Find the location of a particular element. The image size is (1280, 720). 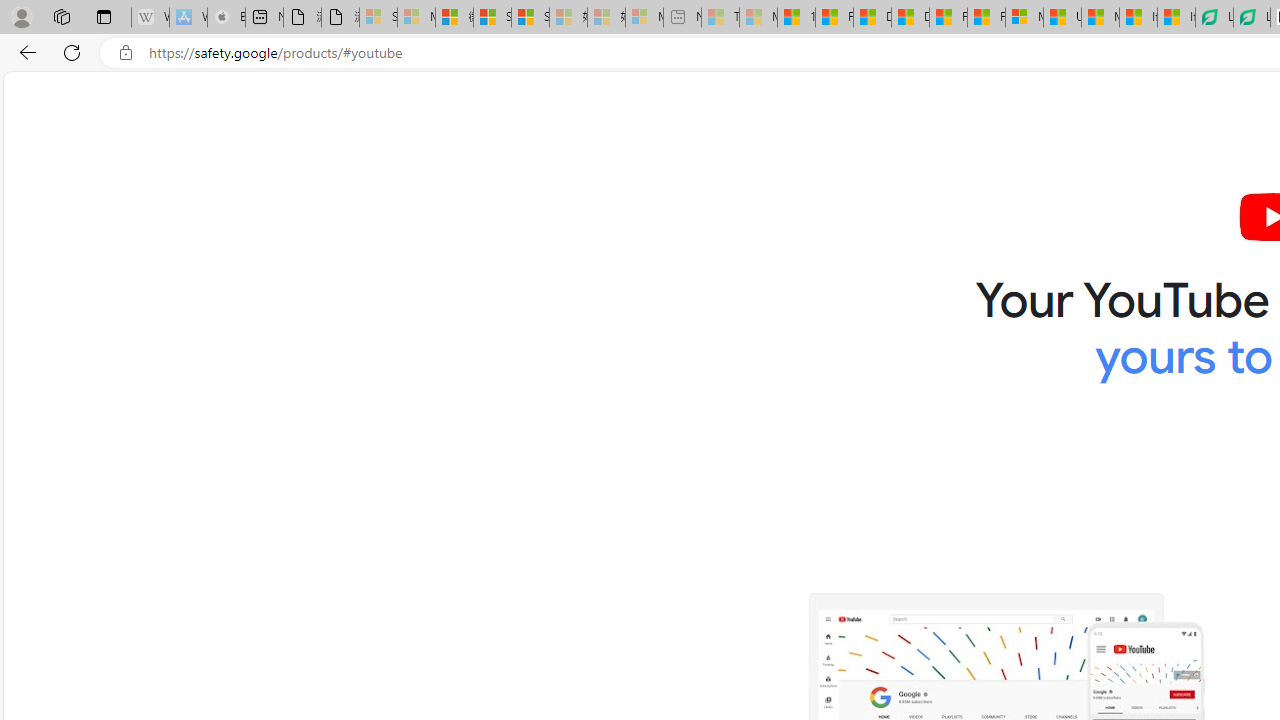

'LendingTree - Compare Lenders' is located at coordinates (1250, 17).